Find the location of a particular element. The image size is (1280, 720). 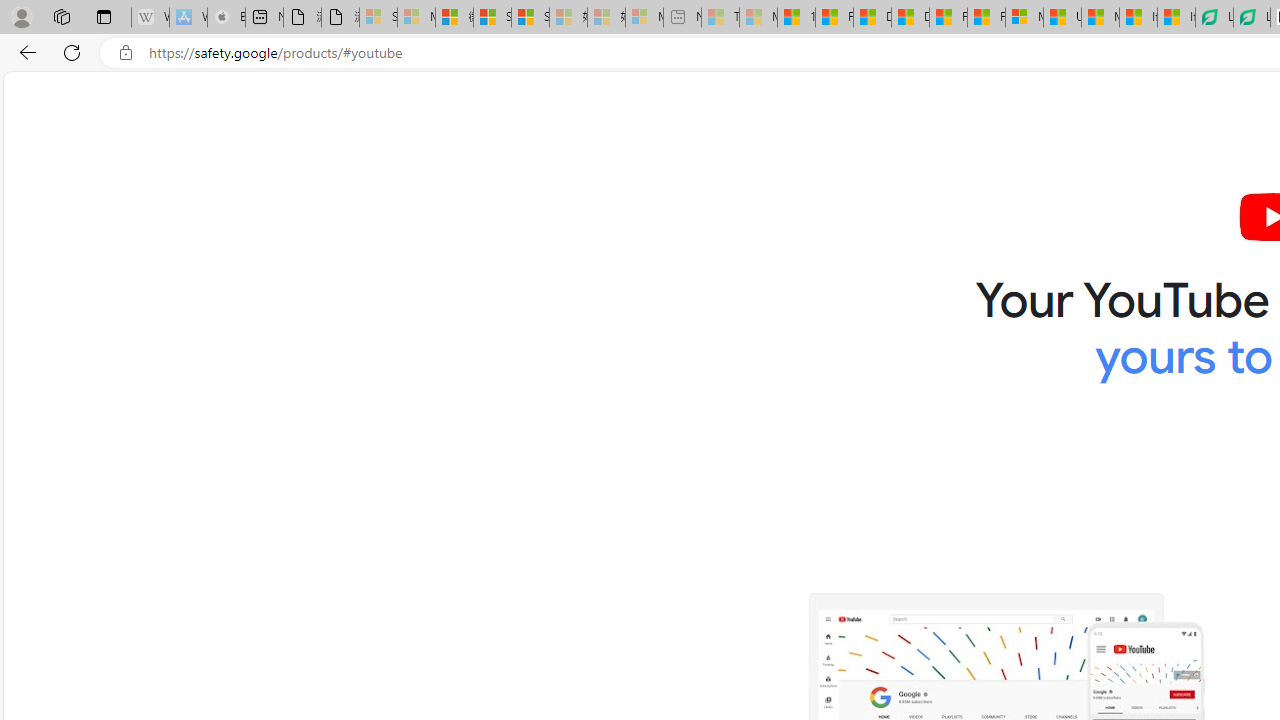

'LendingTree - Compare Lenders' is located at coordinates (1250, 17).